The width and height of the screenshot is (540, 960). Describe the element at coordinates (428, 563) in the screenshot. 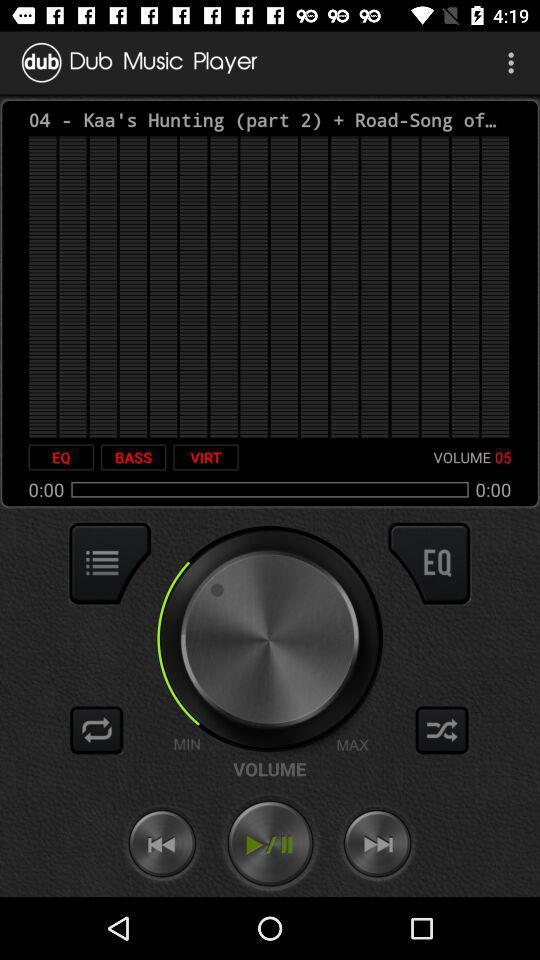

I see `icon below 0:36 item` at that location.